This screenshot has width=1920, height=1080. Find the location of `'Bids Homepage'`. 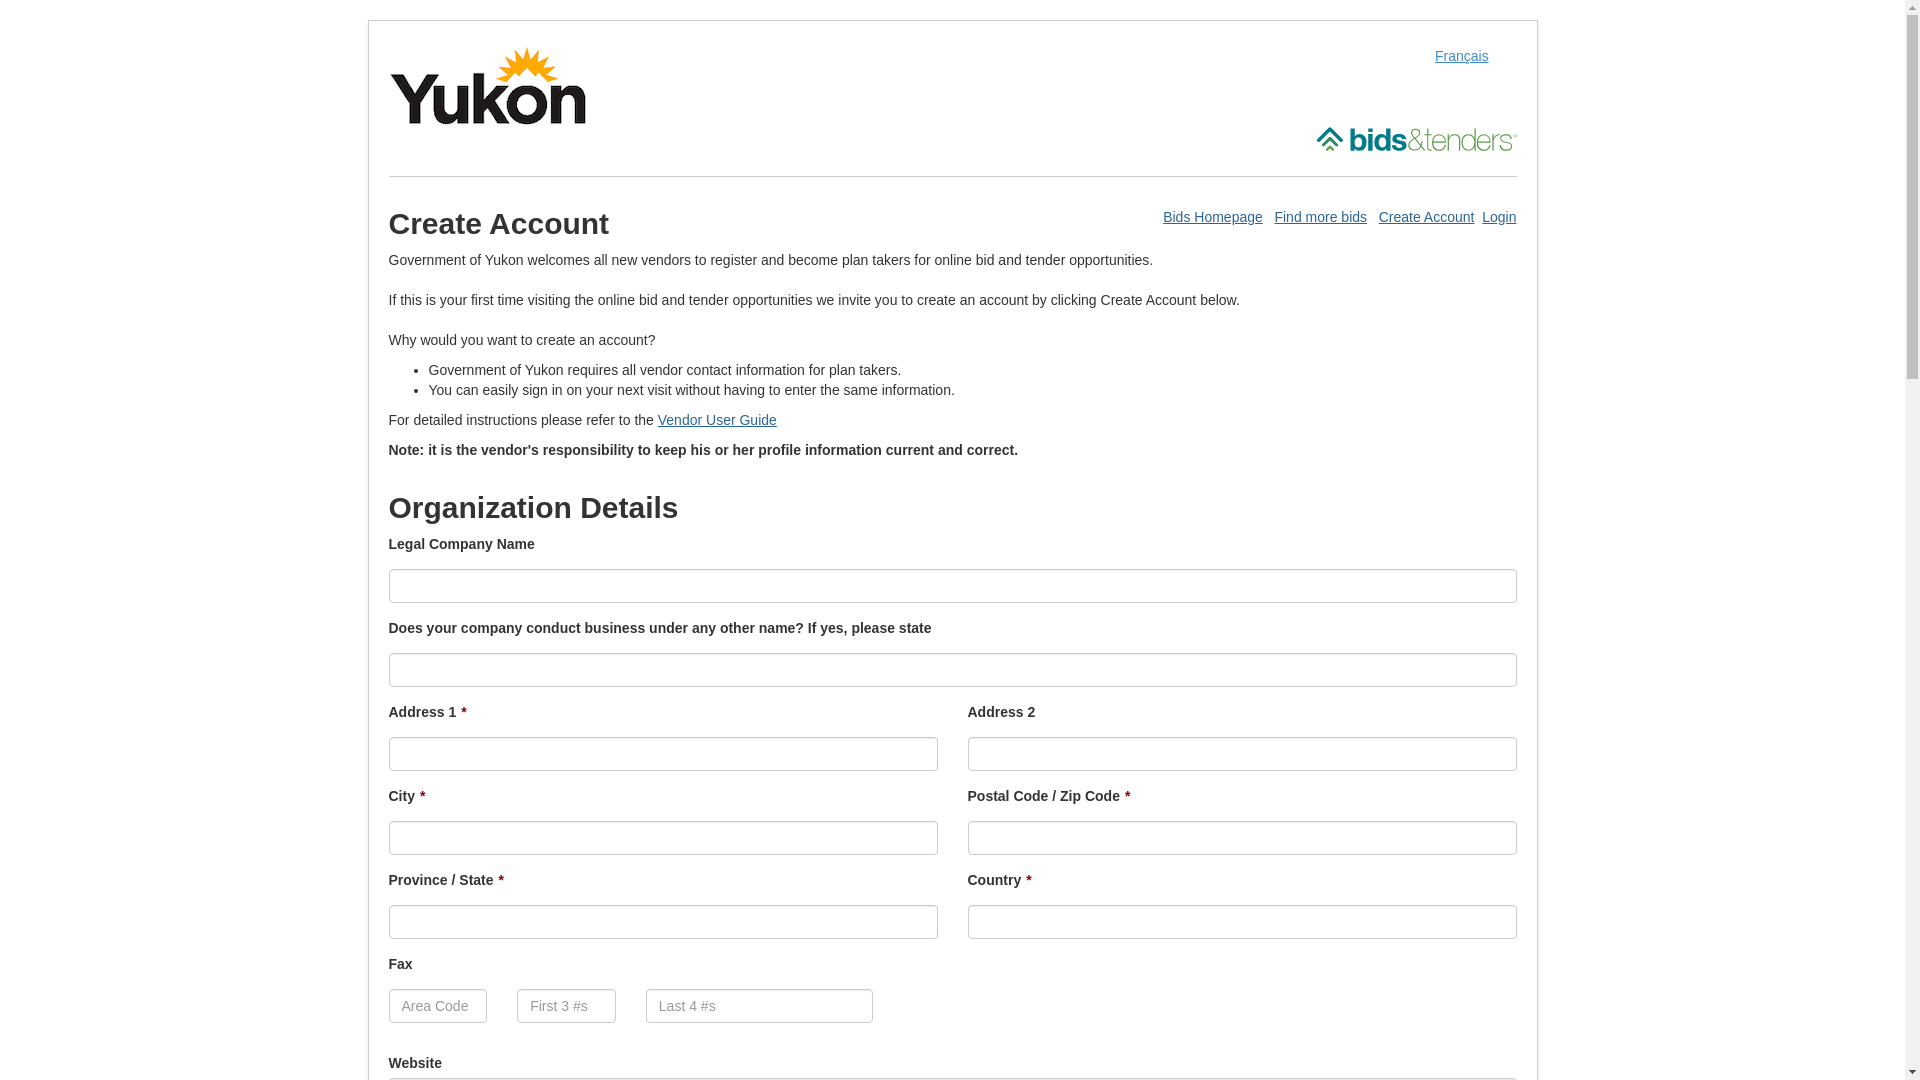

'Bids Homepage' is located at coordinates (1212, 216).